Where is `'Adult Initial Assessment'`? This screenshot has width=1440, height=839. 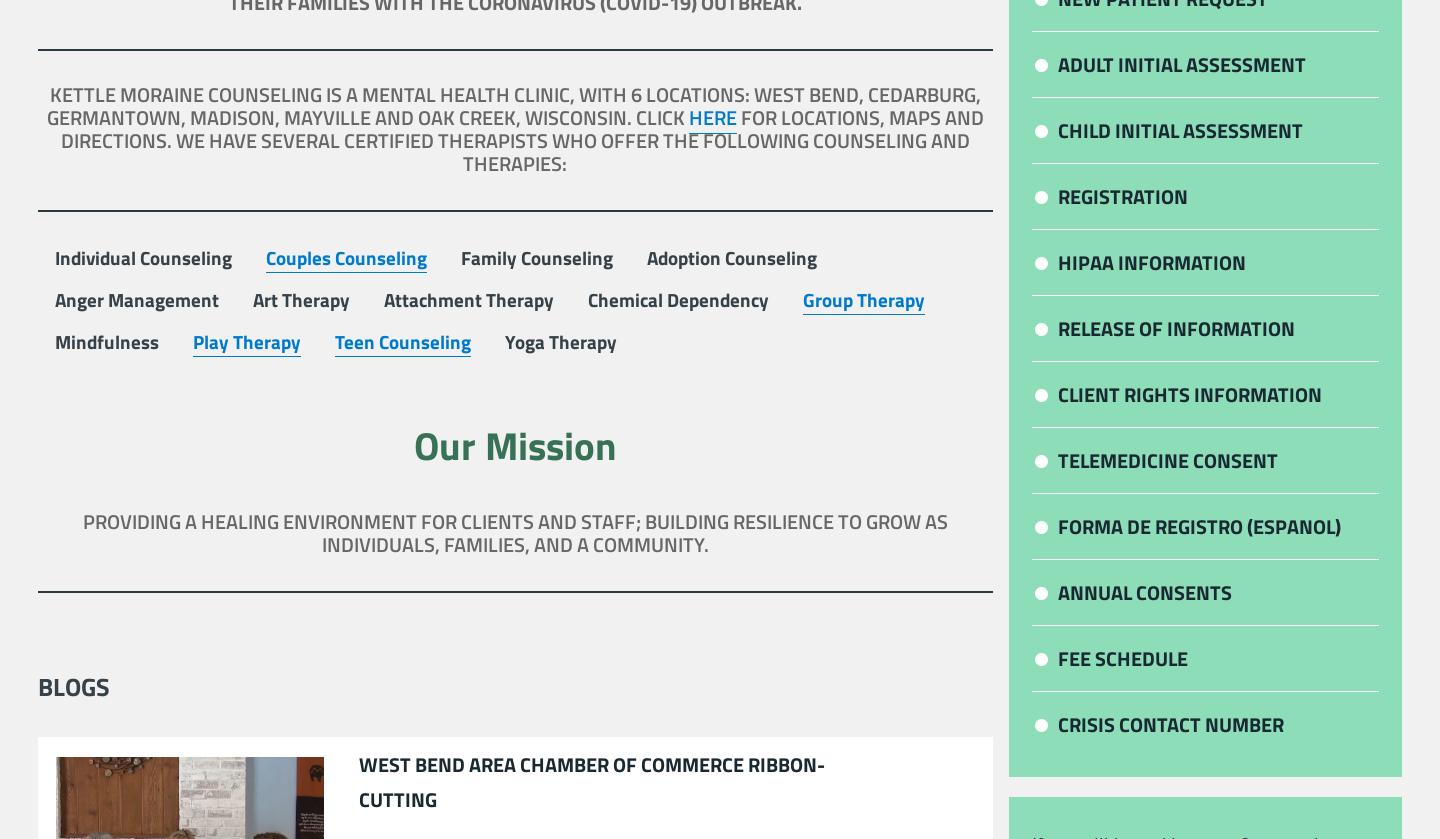 'Adult Initial Assessment' is located at coordinates (1181, 64).